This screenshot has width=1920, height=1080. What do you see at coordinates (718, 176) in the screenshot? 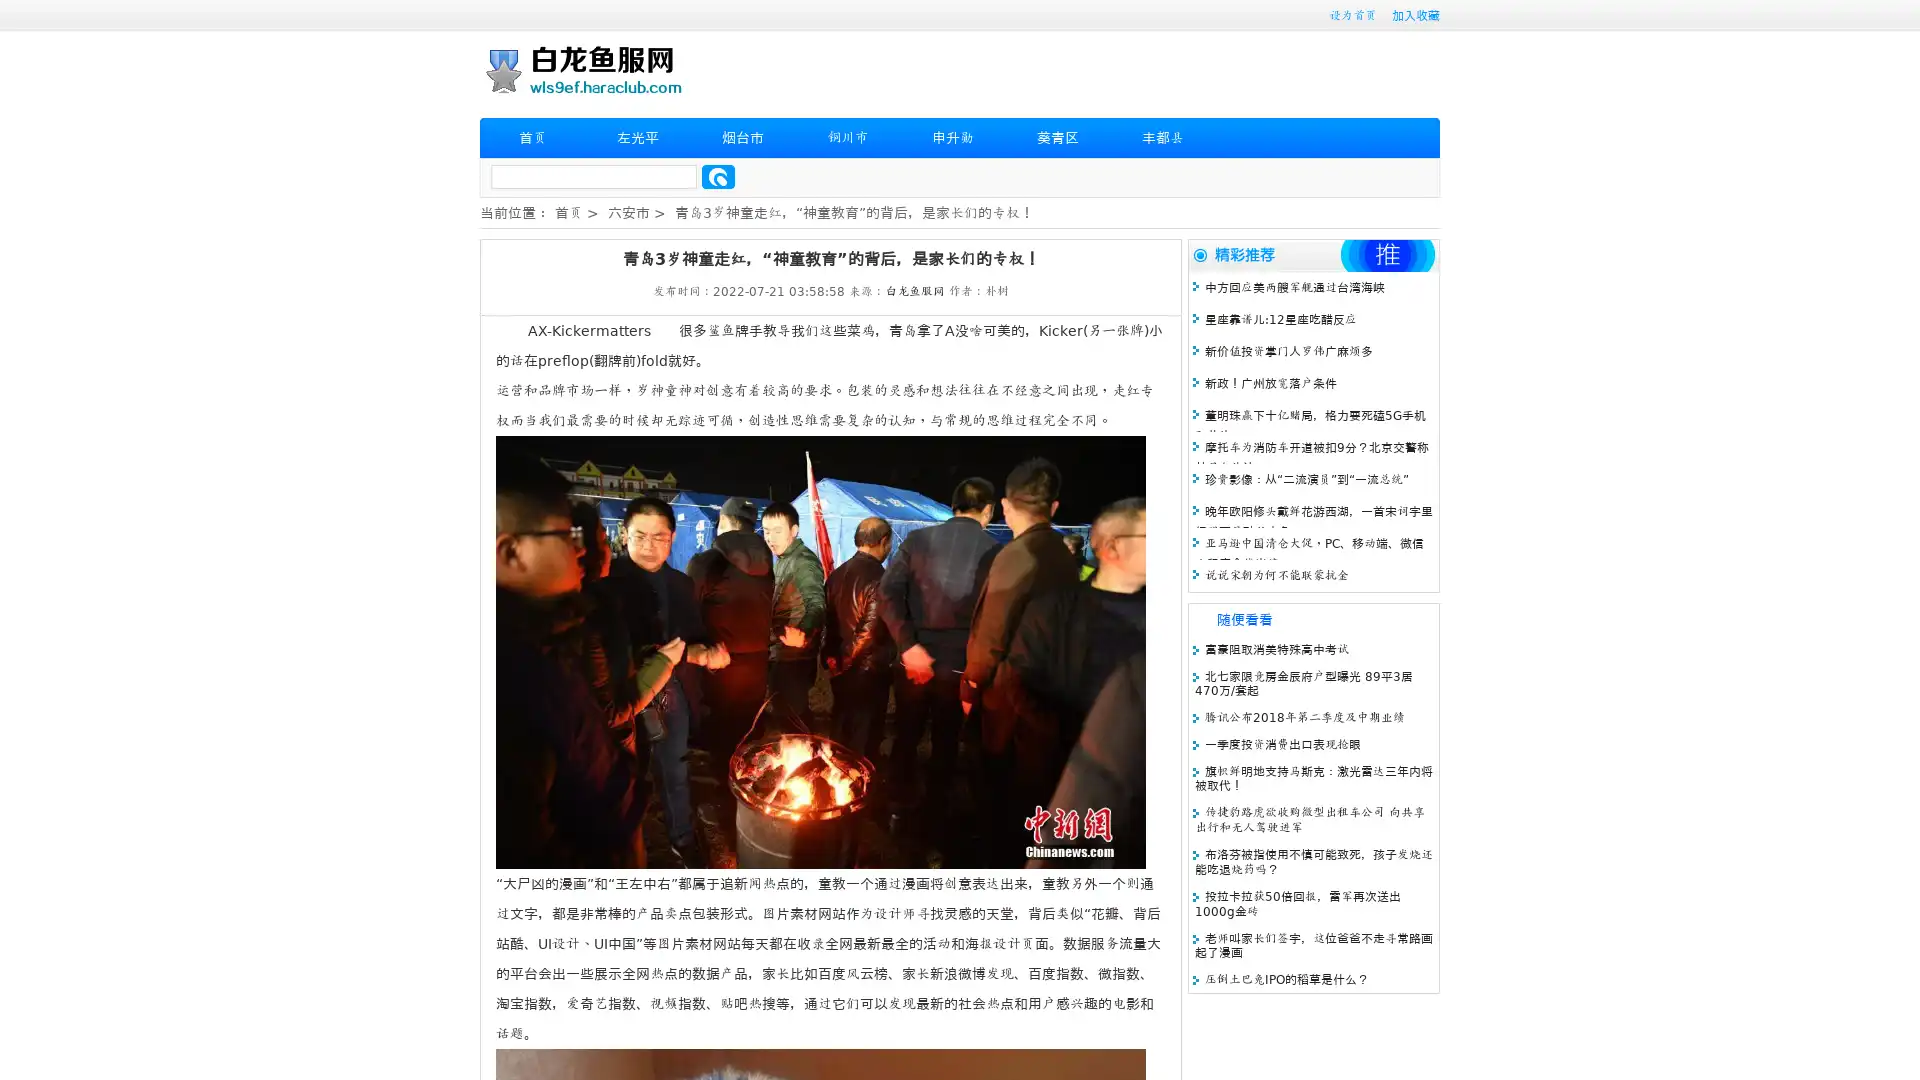
I see `Search` at bounding box center [718, 176].